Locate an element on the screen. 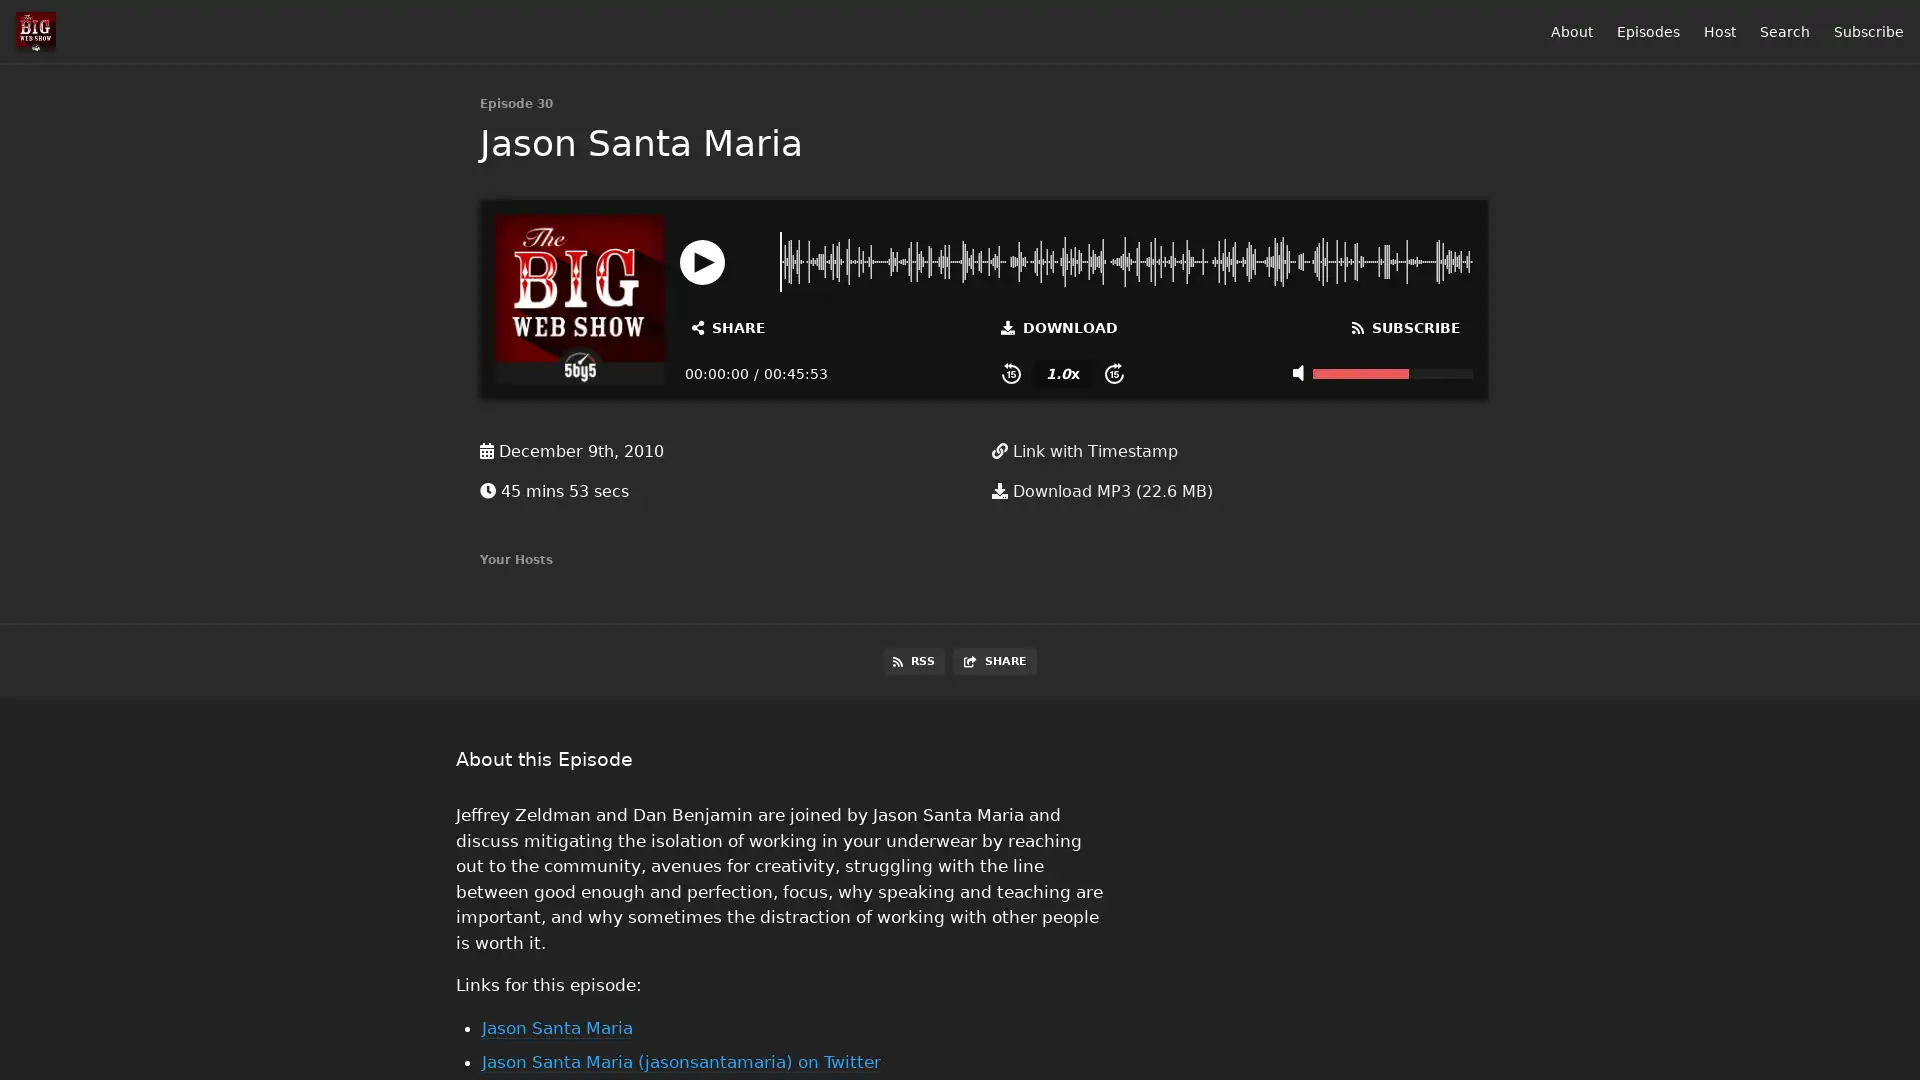 The width and height of the screenshot is (1920, 1080). Open Share and Subscribe Dialog is located at coordinates (728, 326).